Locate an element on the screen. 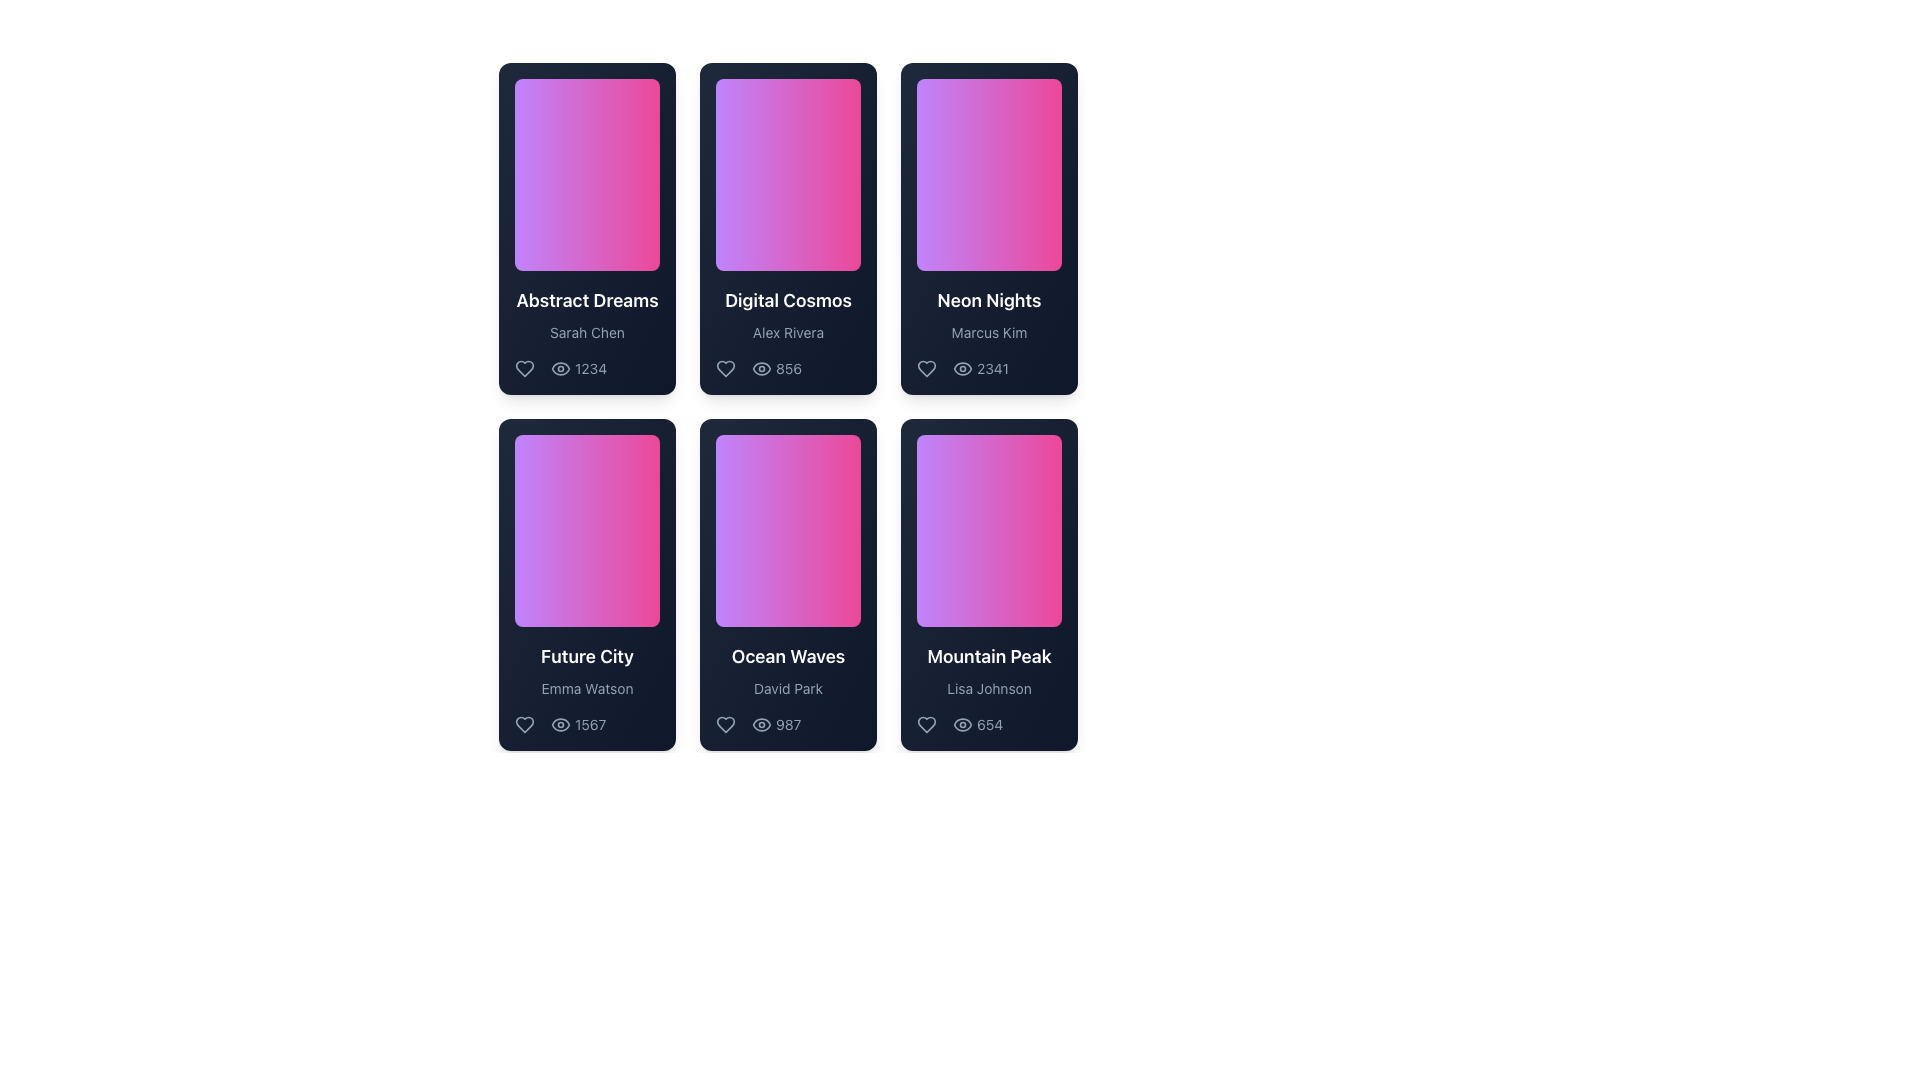 This screenshot has width=1920, height=1080. the text label displaying the number '1234' that represents the view count, located in the bottom-right area of the 'Abstract Dreams' card by Sarah Chen, next to the eye icon is located at coordinates (586, 369).